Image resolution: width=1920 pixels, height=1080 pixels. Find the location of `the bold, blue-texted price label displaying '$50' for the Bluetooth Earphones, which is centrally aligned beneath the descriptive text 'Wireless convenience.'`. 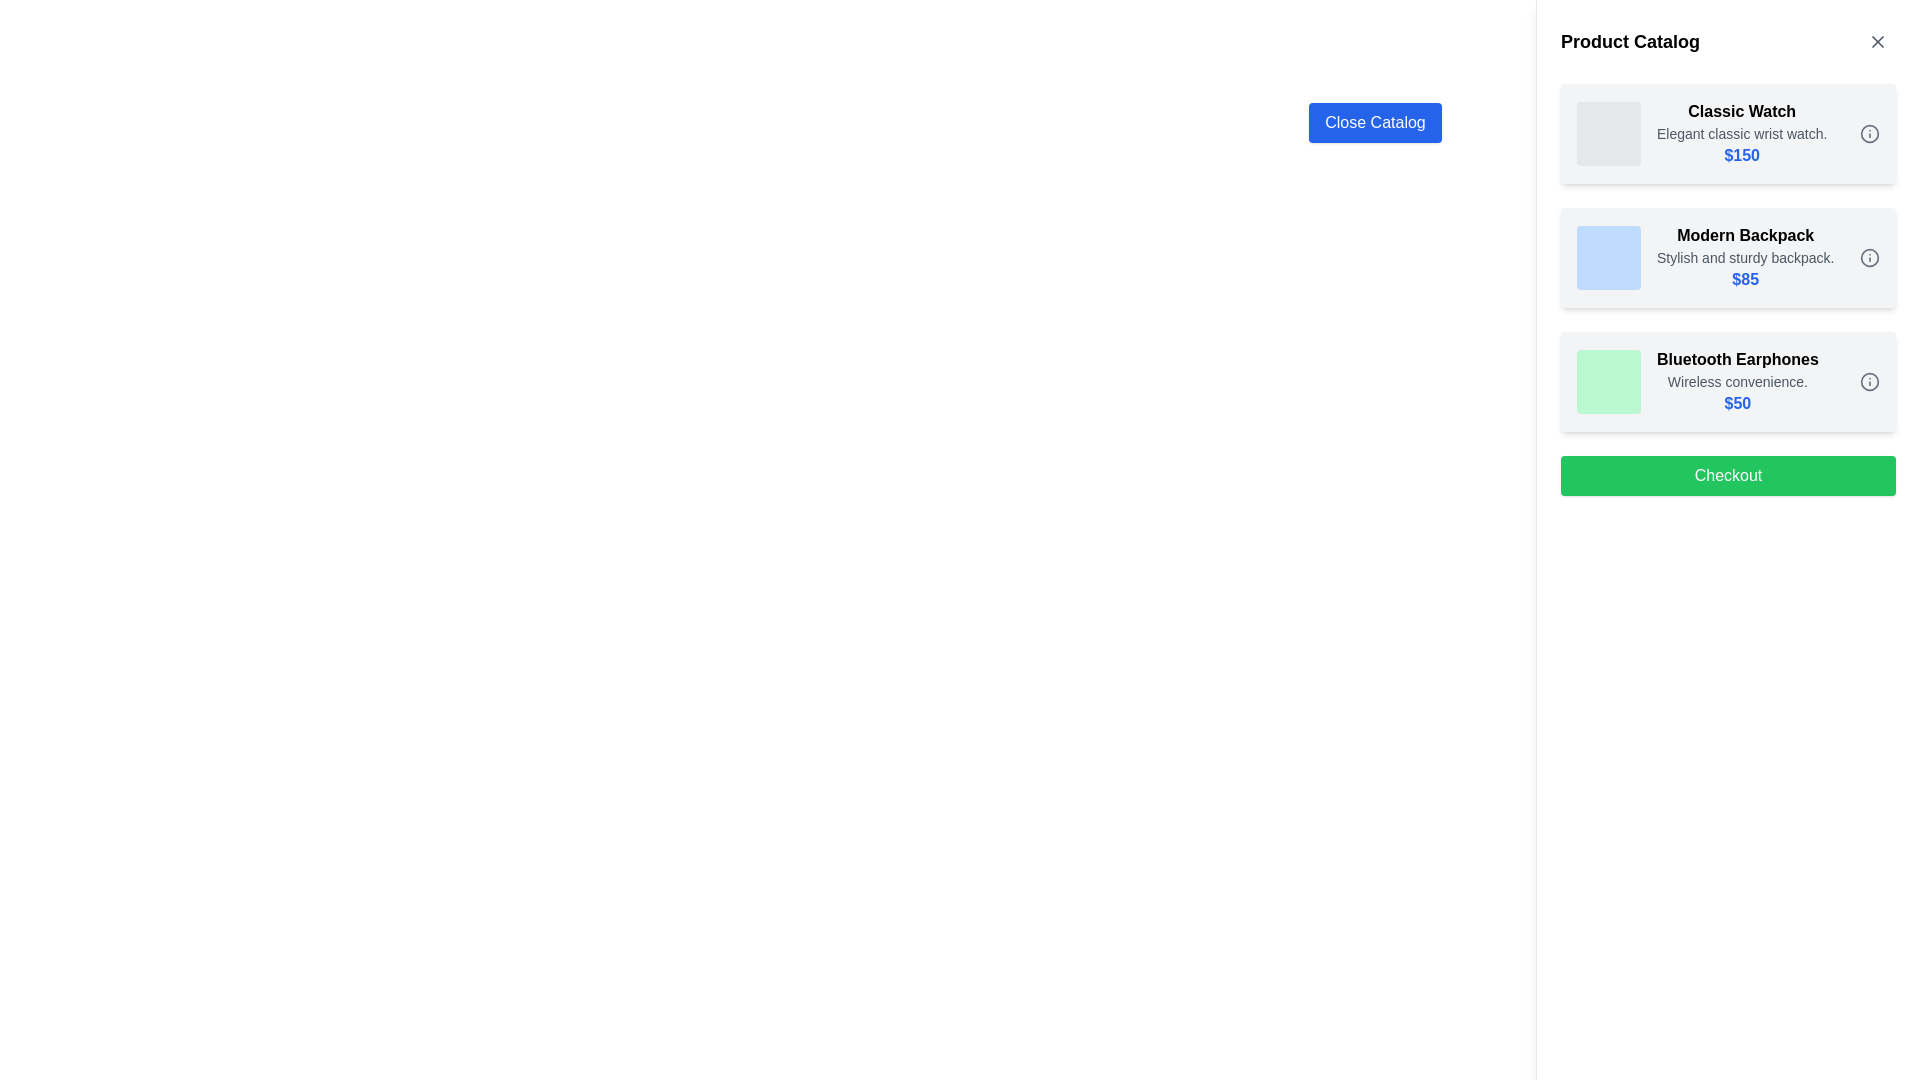

the bold, blue-texted price label displaying '$50' for the Bluetooth Earphones, which is centrally aligned beneath the descriptive text 'Wireless convenience.' is located at coordinates (1736, 404).